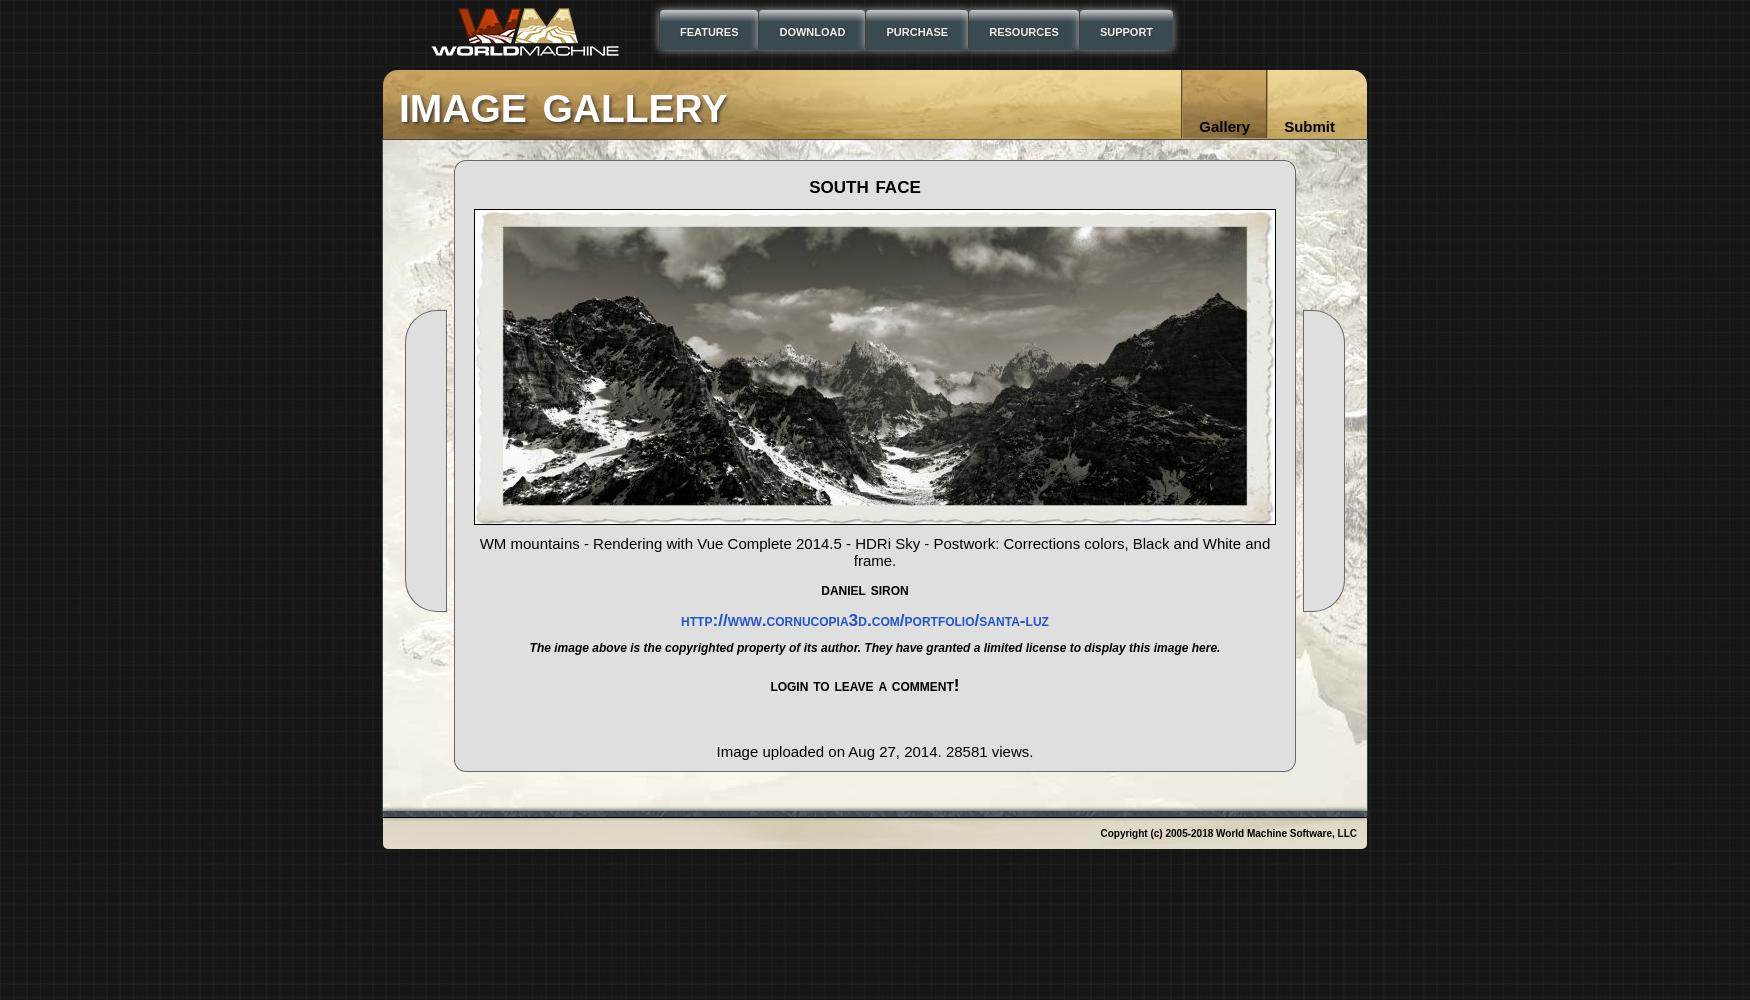 Image resolution: width=1750 pixels, height=1000 pixels. I want to click on 'Copyright (c) 2005-2018 World Machine Software, LLC', so click(1228, 832).